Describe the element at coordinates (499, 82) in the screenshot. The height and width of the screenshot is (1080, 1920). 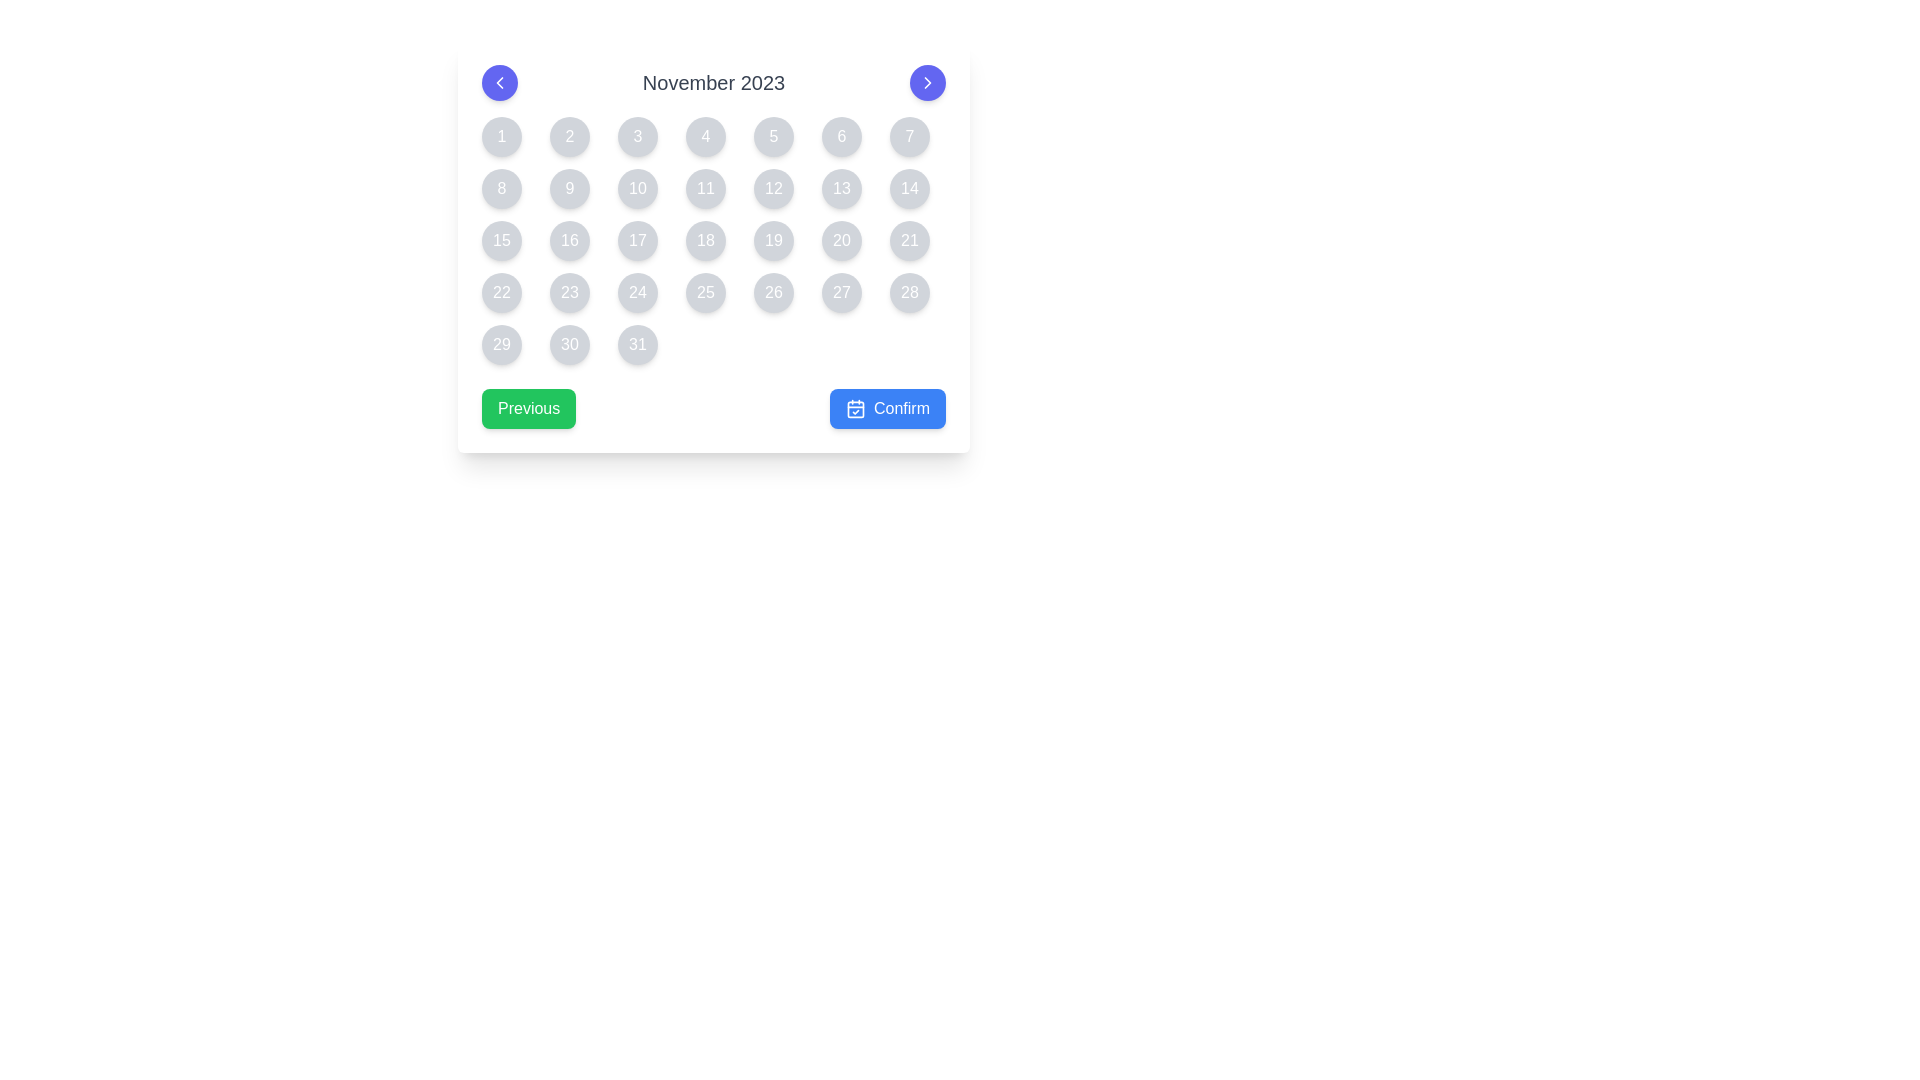
I see `the small leftwards arrow icon, which is a thin vector outline located within the larger leftwards chevron icon at the top-left corner of the calendar widget` at that location.